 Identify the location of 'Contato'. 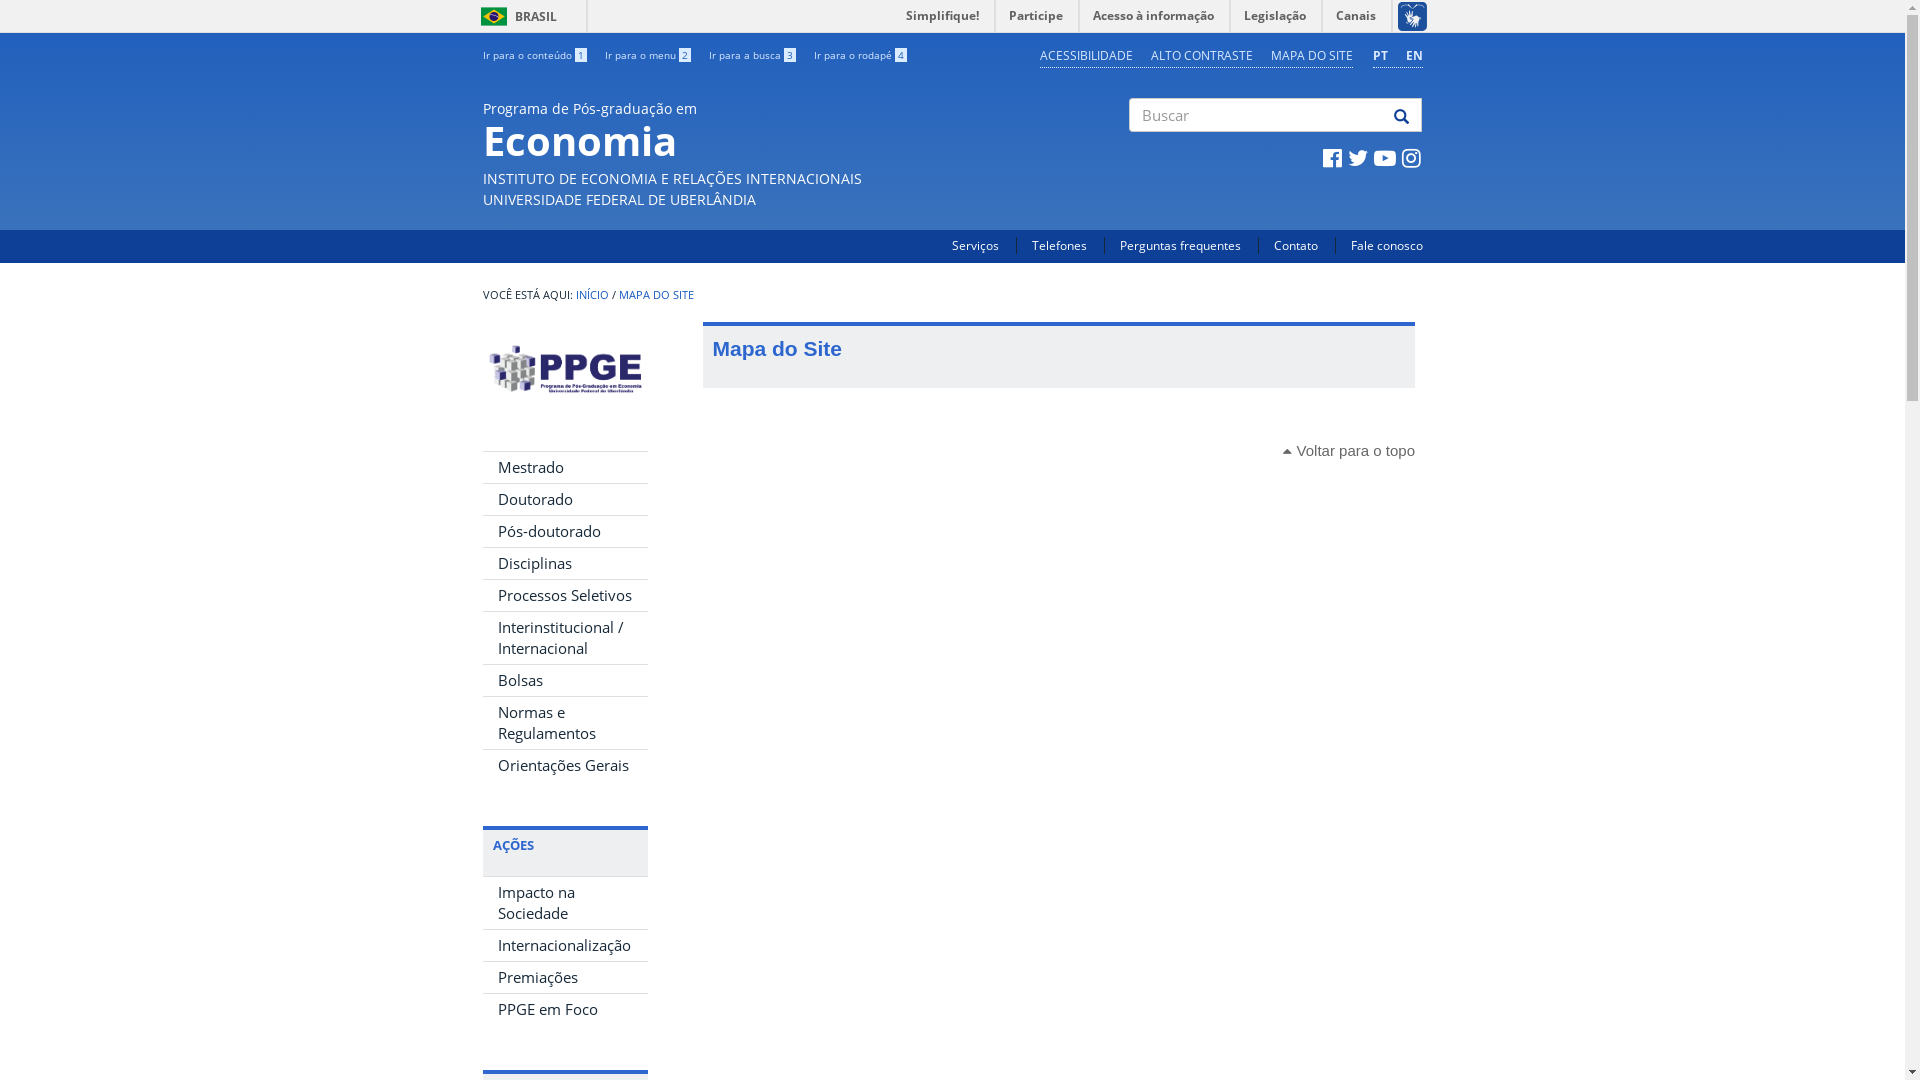
(1272, 244).